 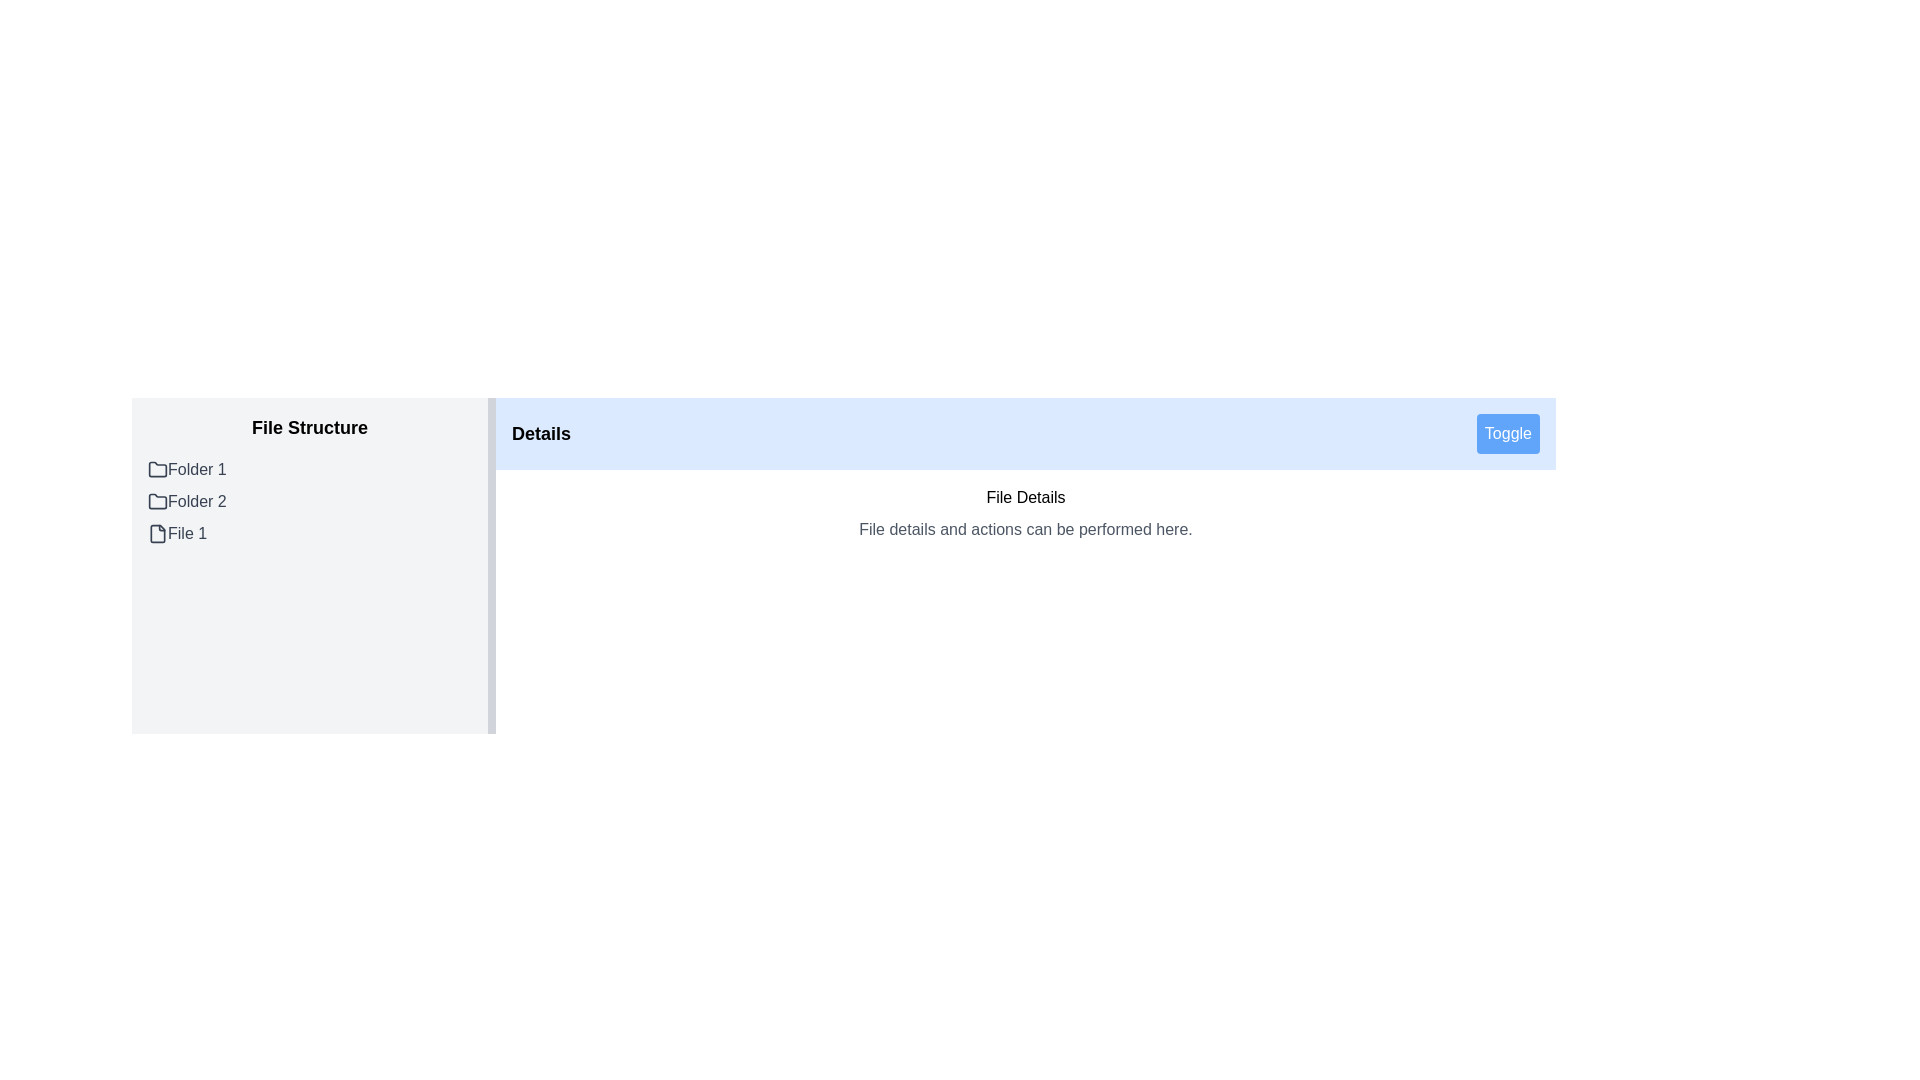 What do you see at coordinates (157, 532) in the screenshot?
I see `the file icon located in the sidebar of the file structure interface, which is directly positioned to the left of the text label 'File 1.'` at bounding box center [157, 532].